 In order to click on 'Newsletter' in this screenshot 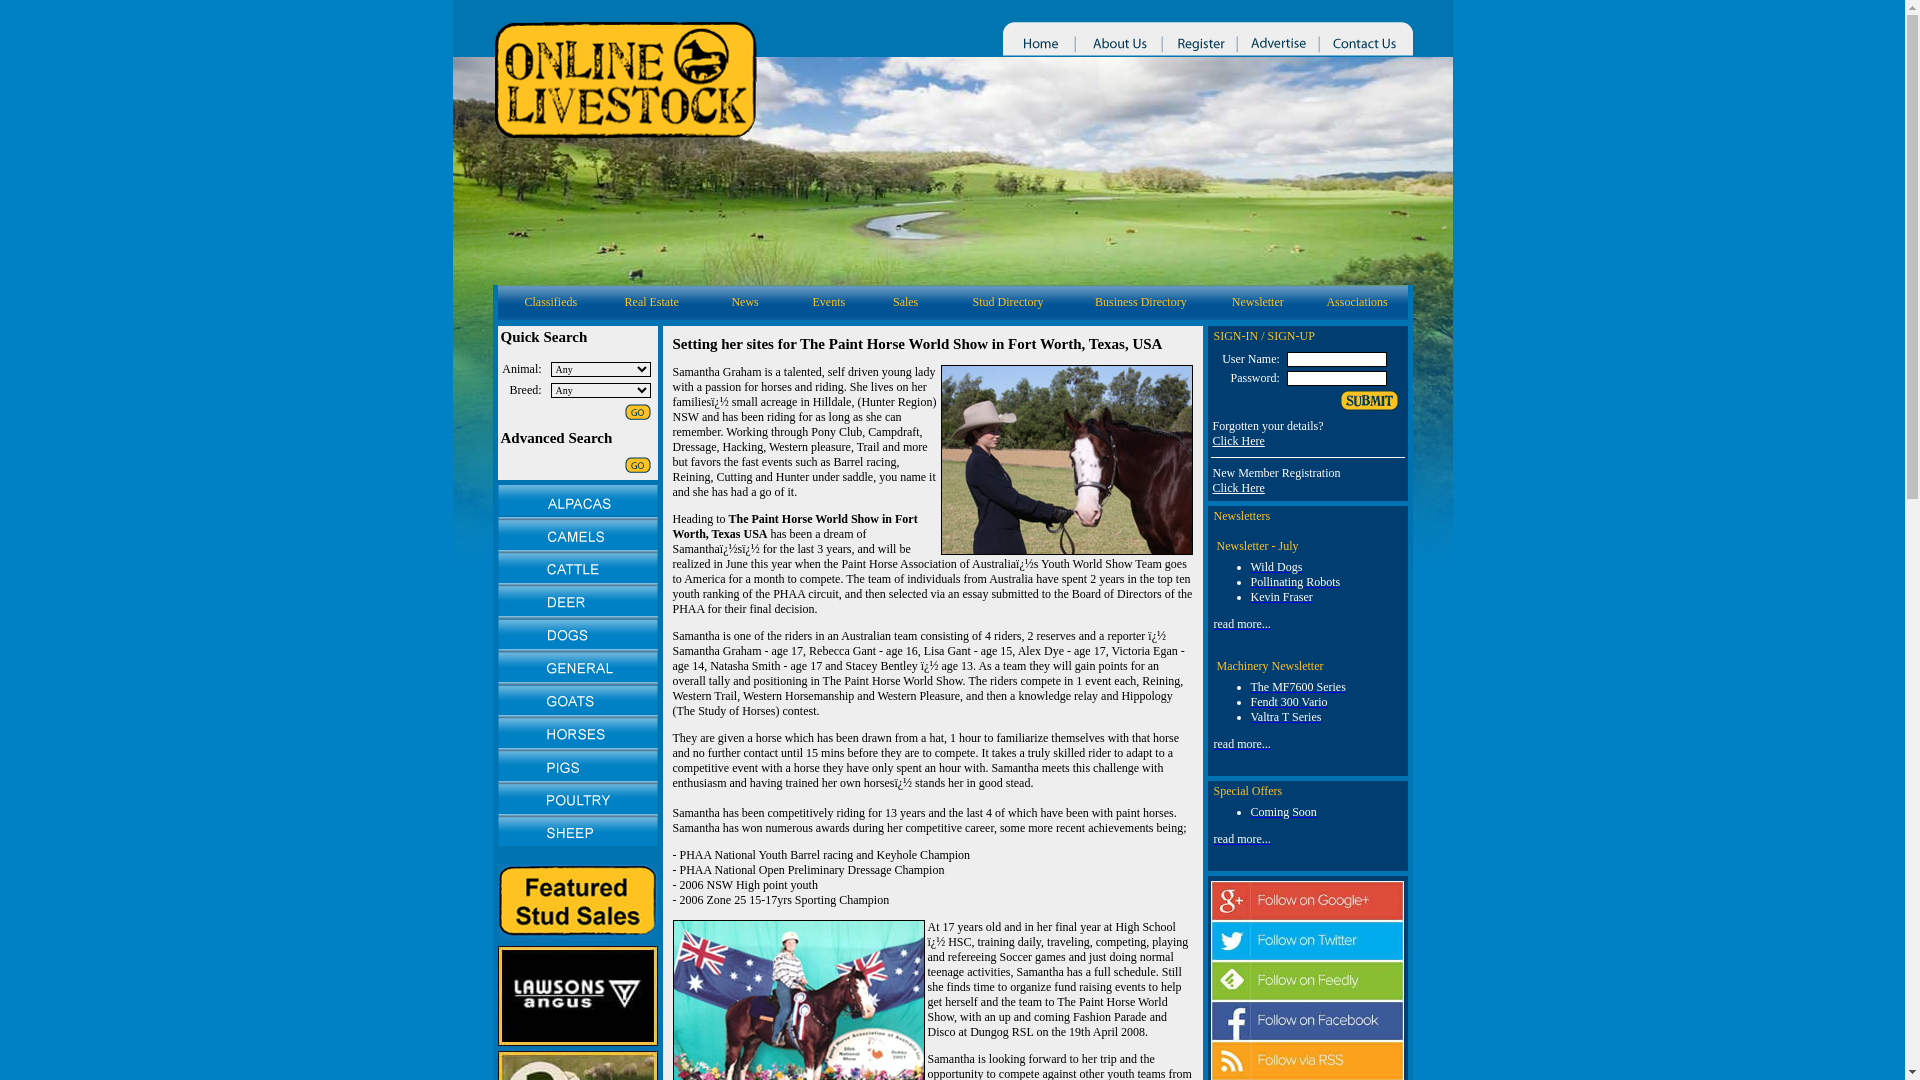, I will do `click(1256, 301)`.